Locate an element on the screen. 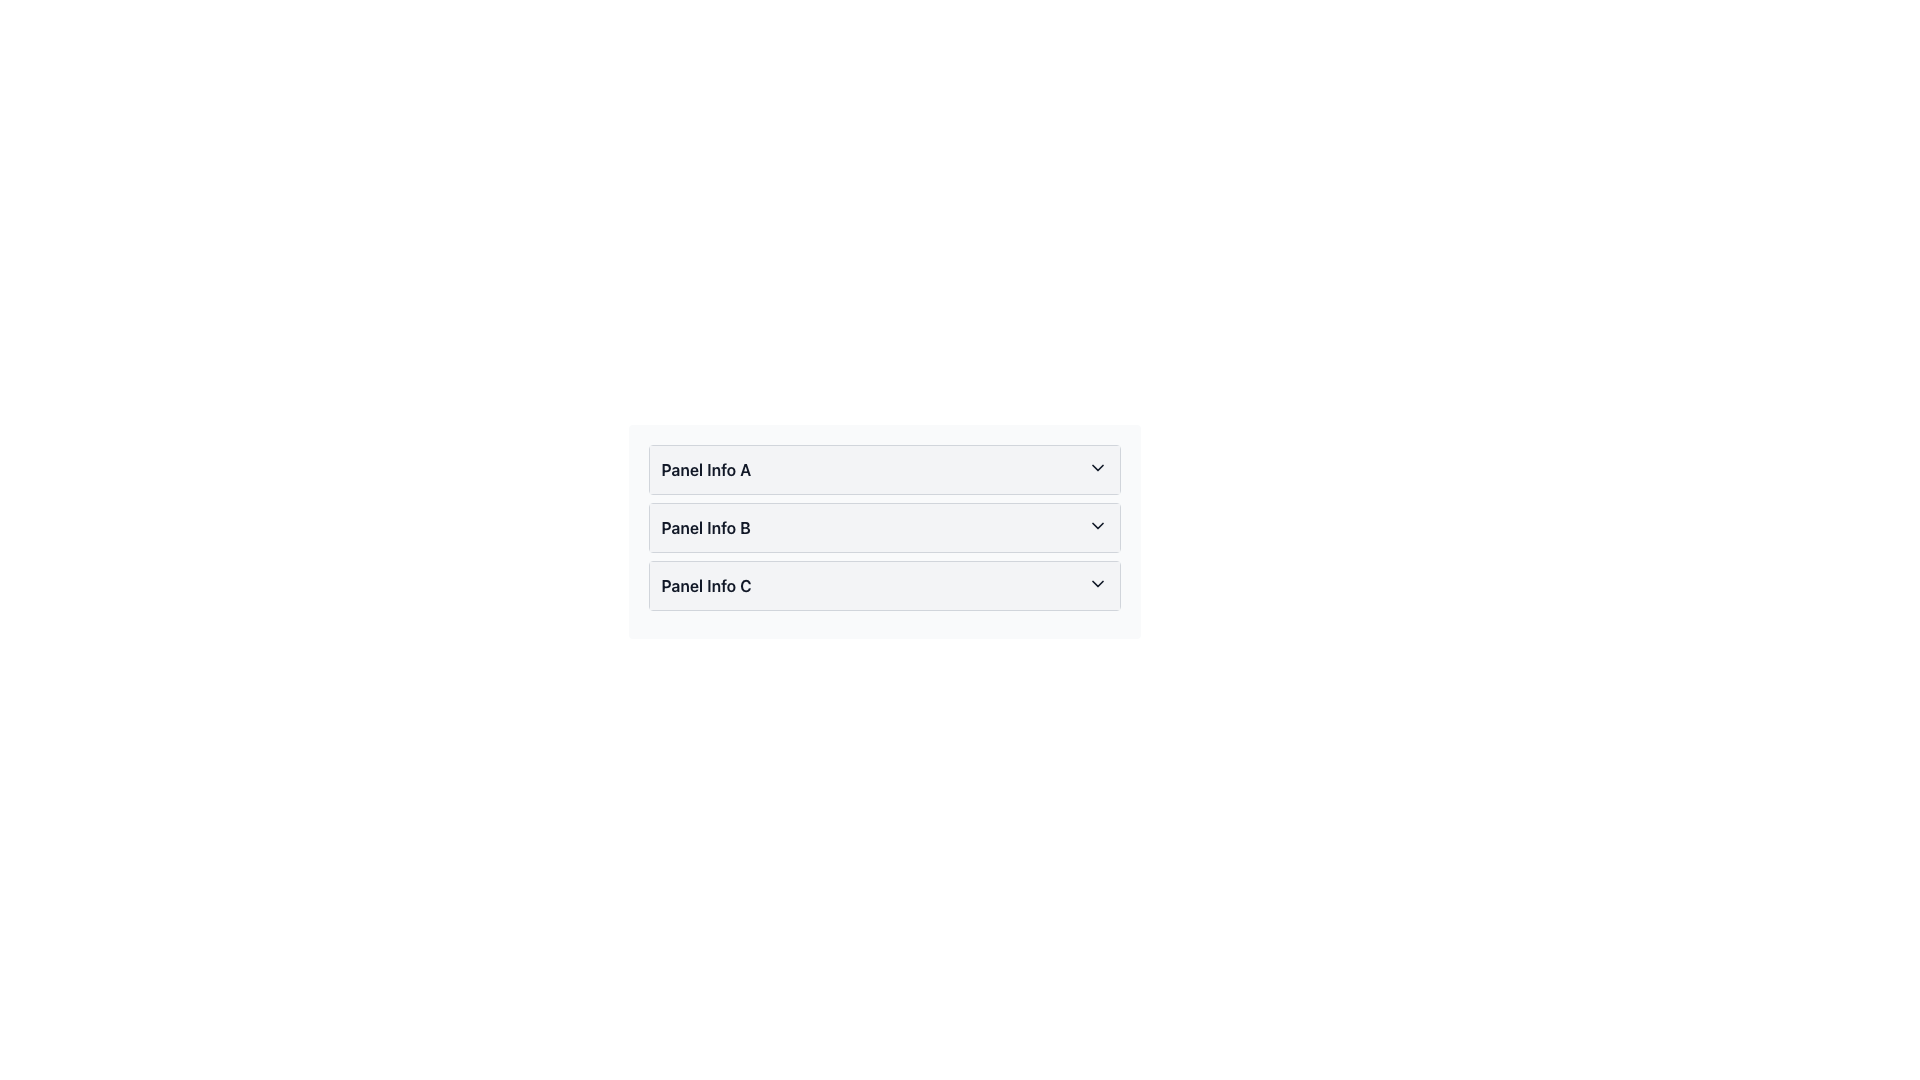 The image size is (1920, 1080). the downward-pointing chevron icon is located at coordinates (1096, 583).